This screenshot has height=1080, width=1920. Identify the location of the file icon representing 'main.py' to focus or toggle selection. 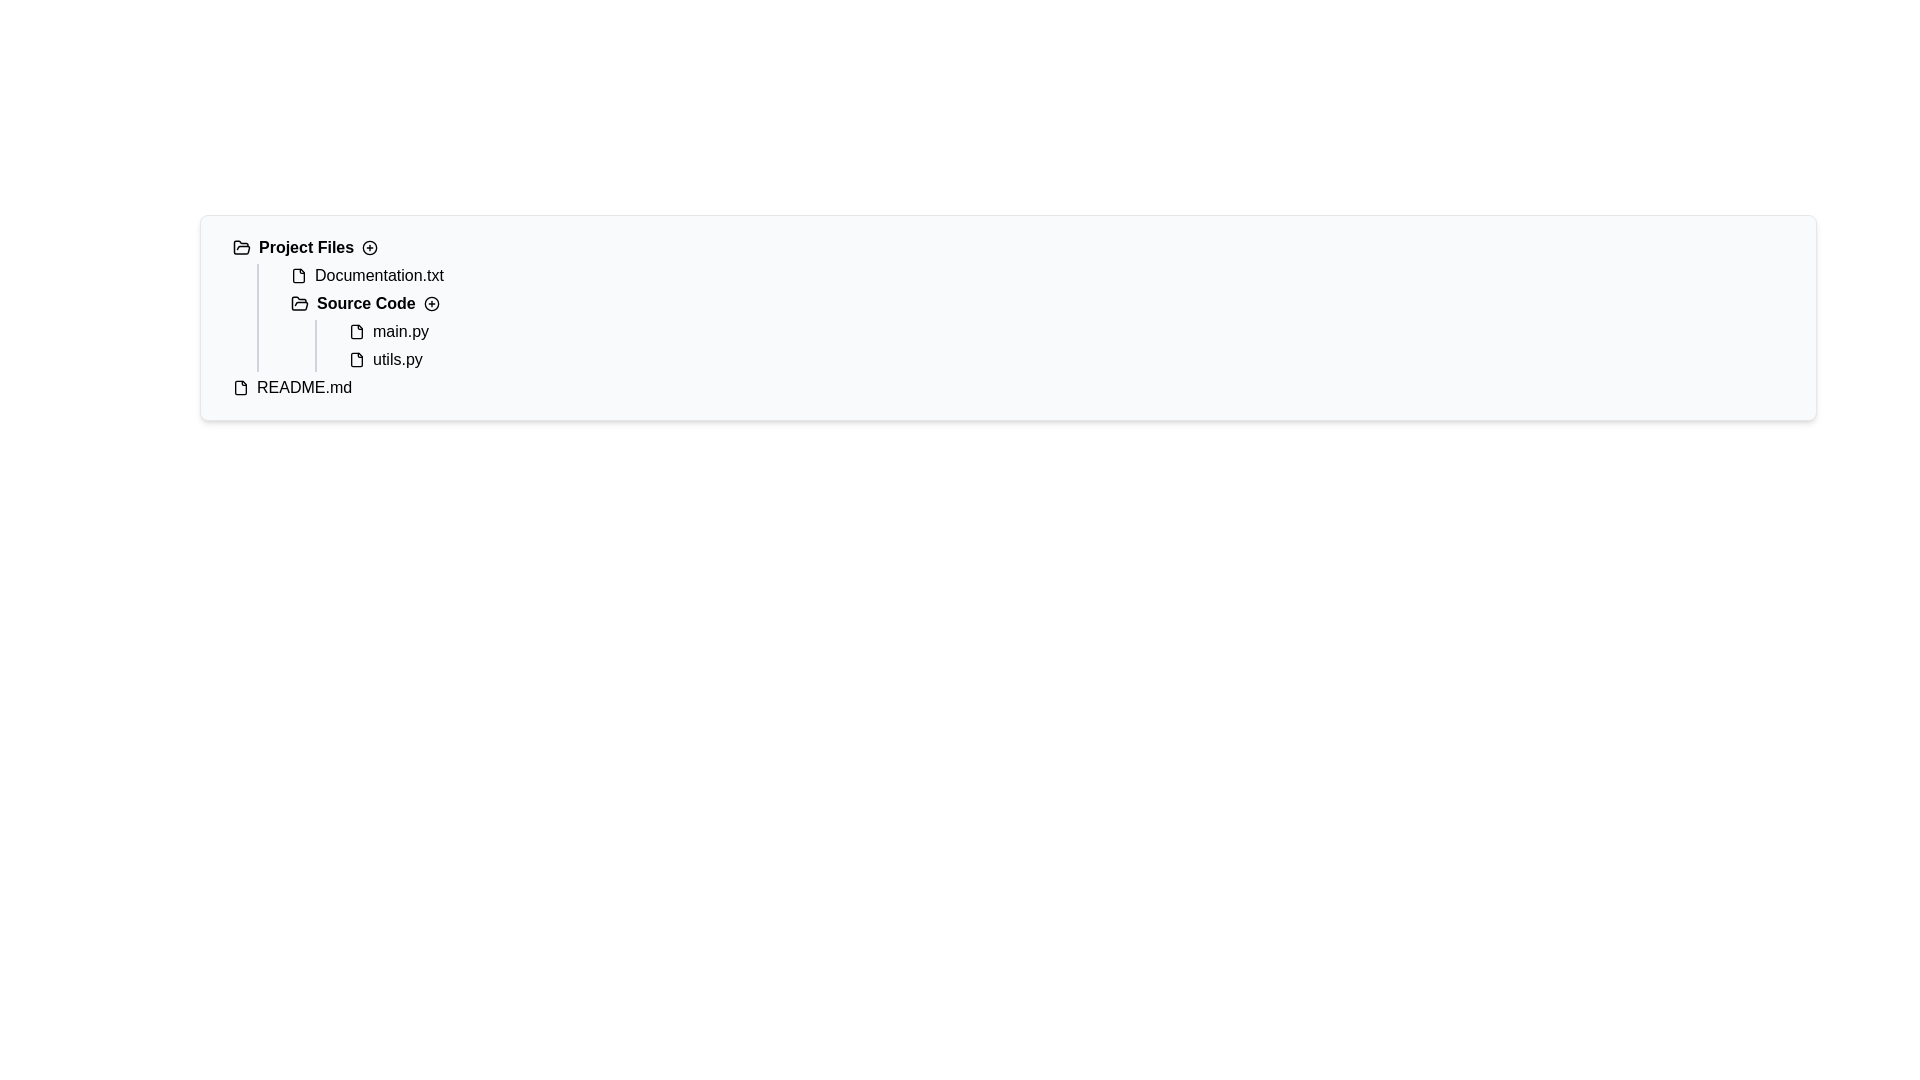
(356, 330).